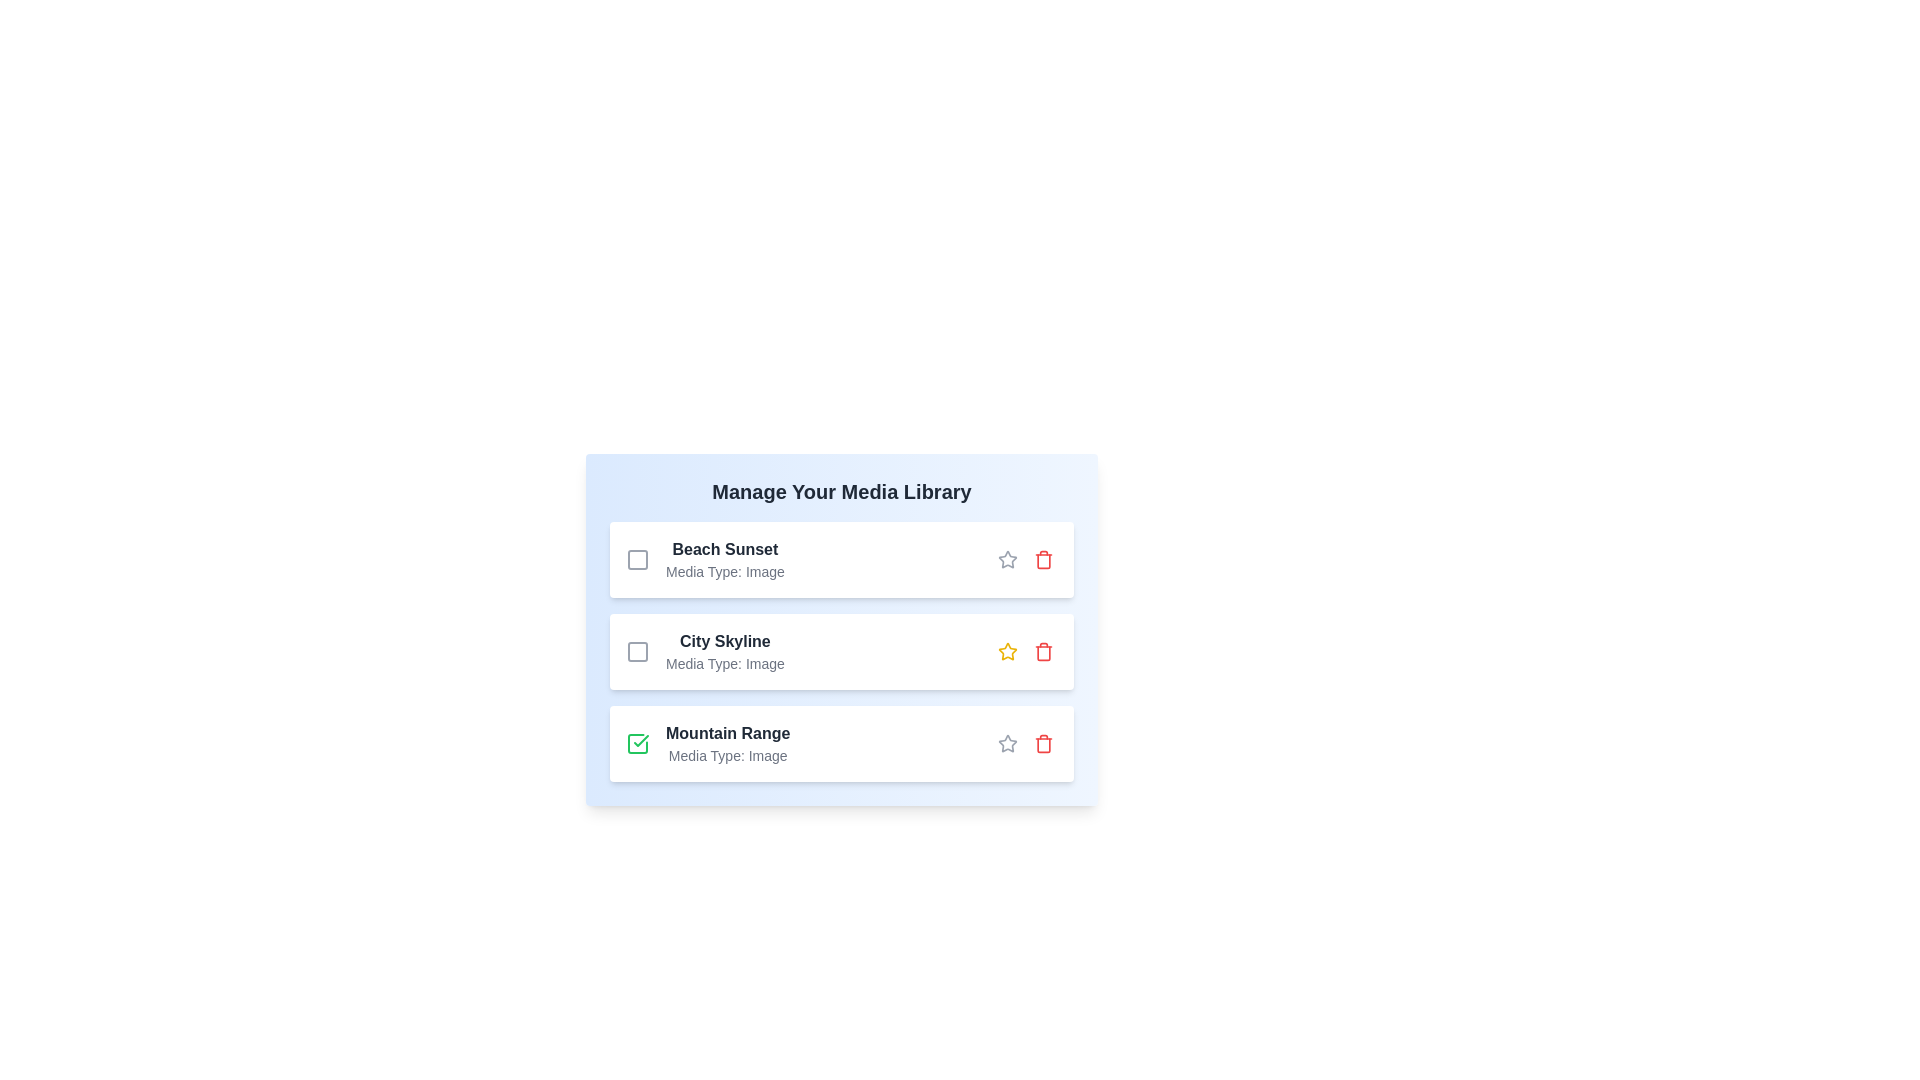 The width and height of the screenshot is (1920, 1080). I want to click on the media item titled Mountain Range, so click(637, 744).